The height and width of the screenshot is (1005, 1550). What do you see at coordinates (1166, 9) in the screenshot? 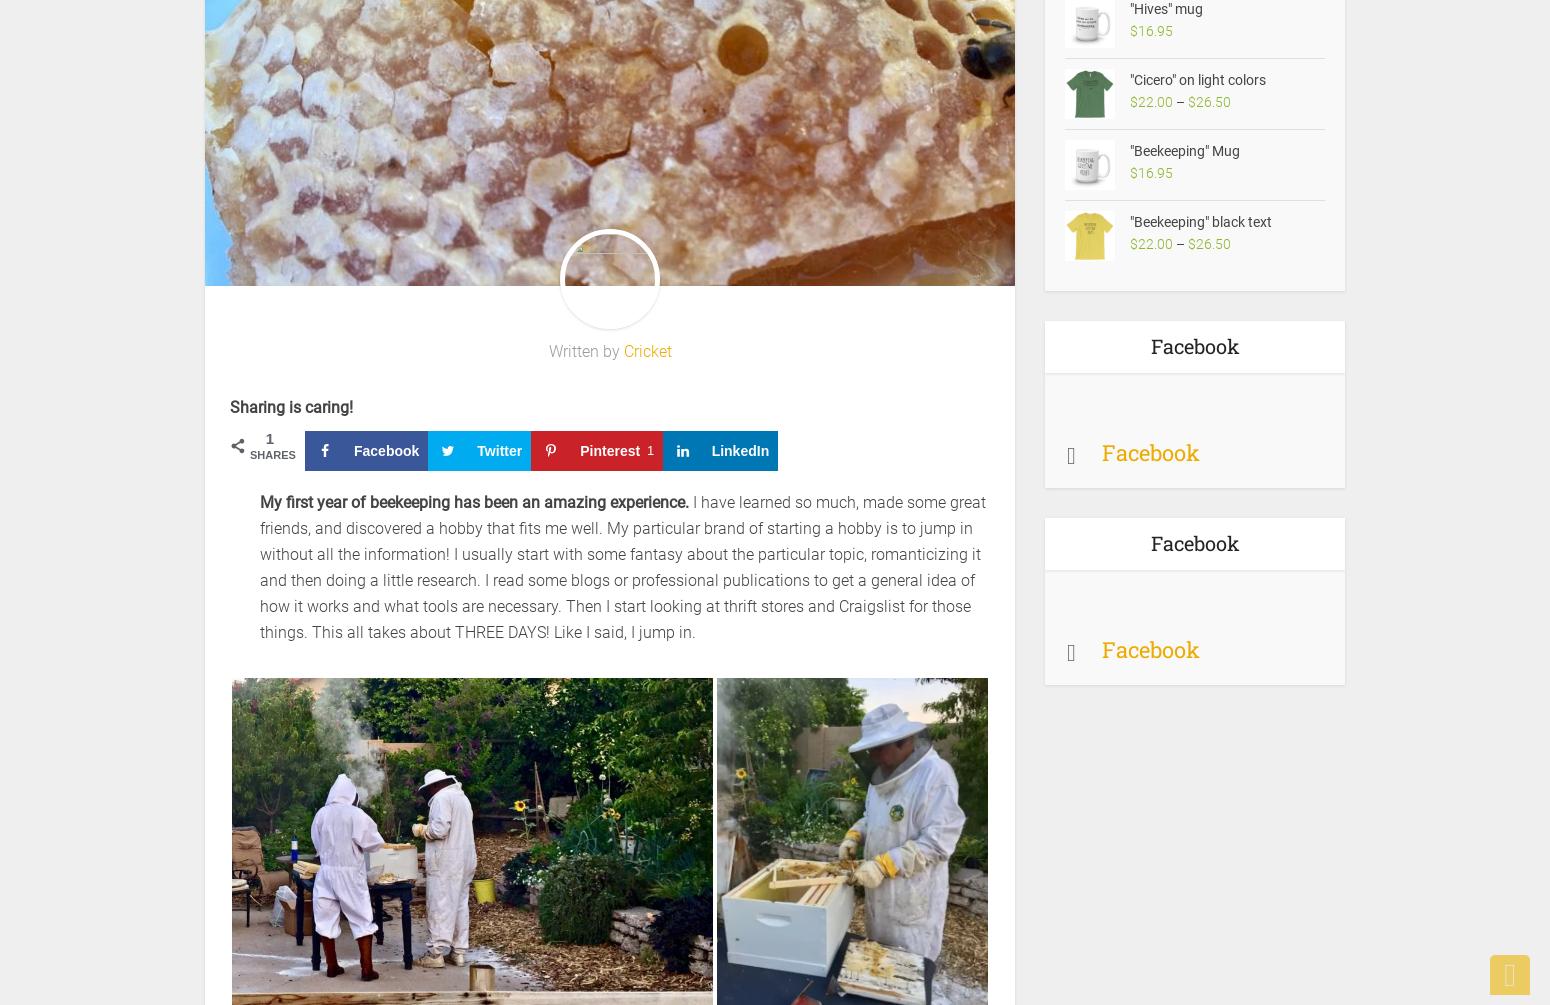
I see `'"Hives" mug'` at bounding box center [1166, 9].